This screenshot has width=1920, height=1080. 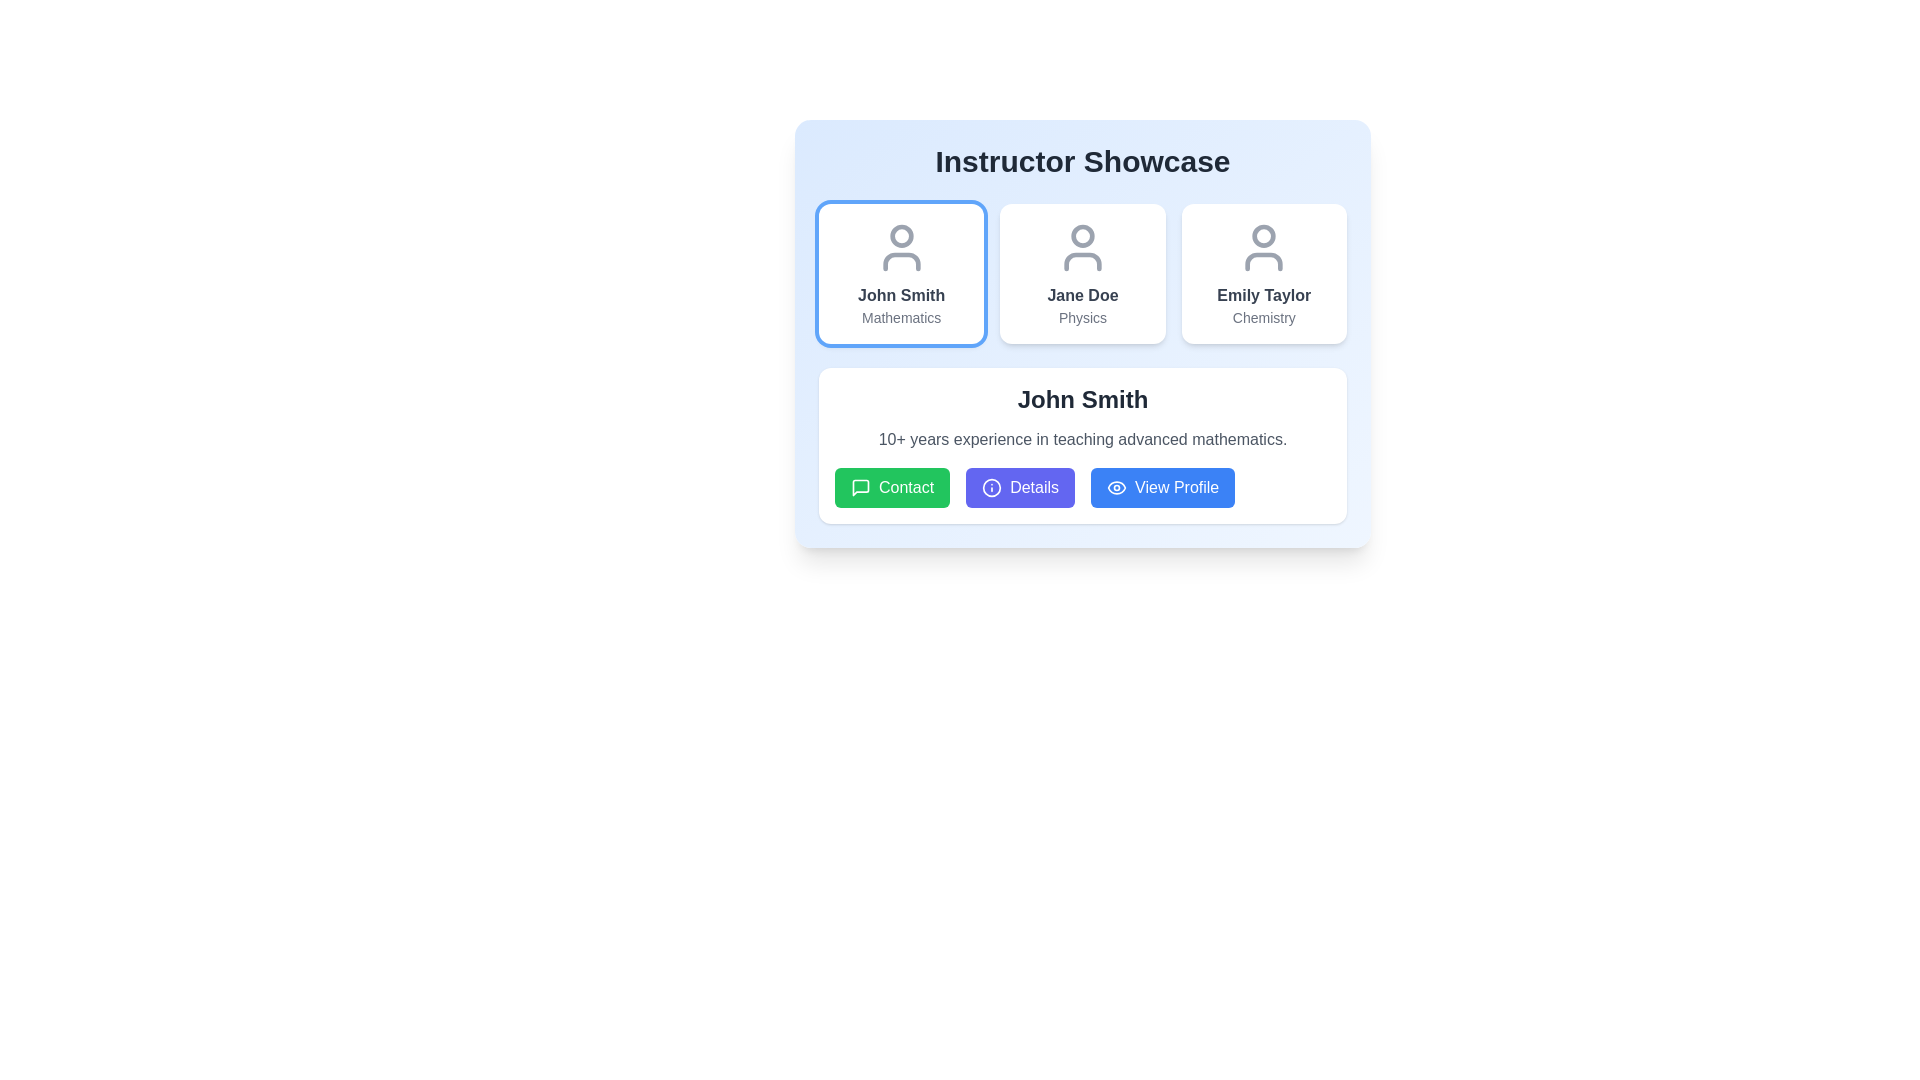 What do you see at coordinates (860, 488) in the screenshot?
I see `the decorative communication icon positioned to the left of the green 'Contact' button for 'John Smith'` at bounding box center [860, 488].